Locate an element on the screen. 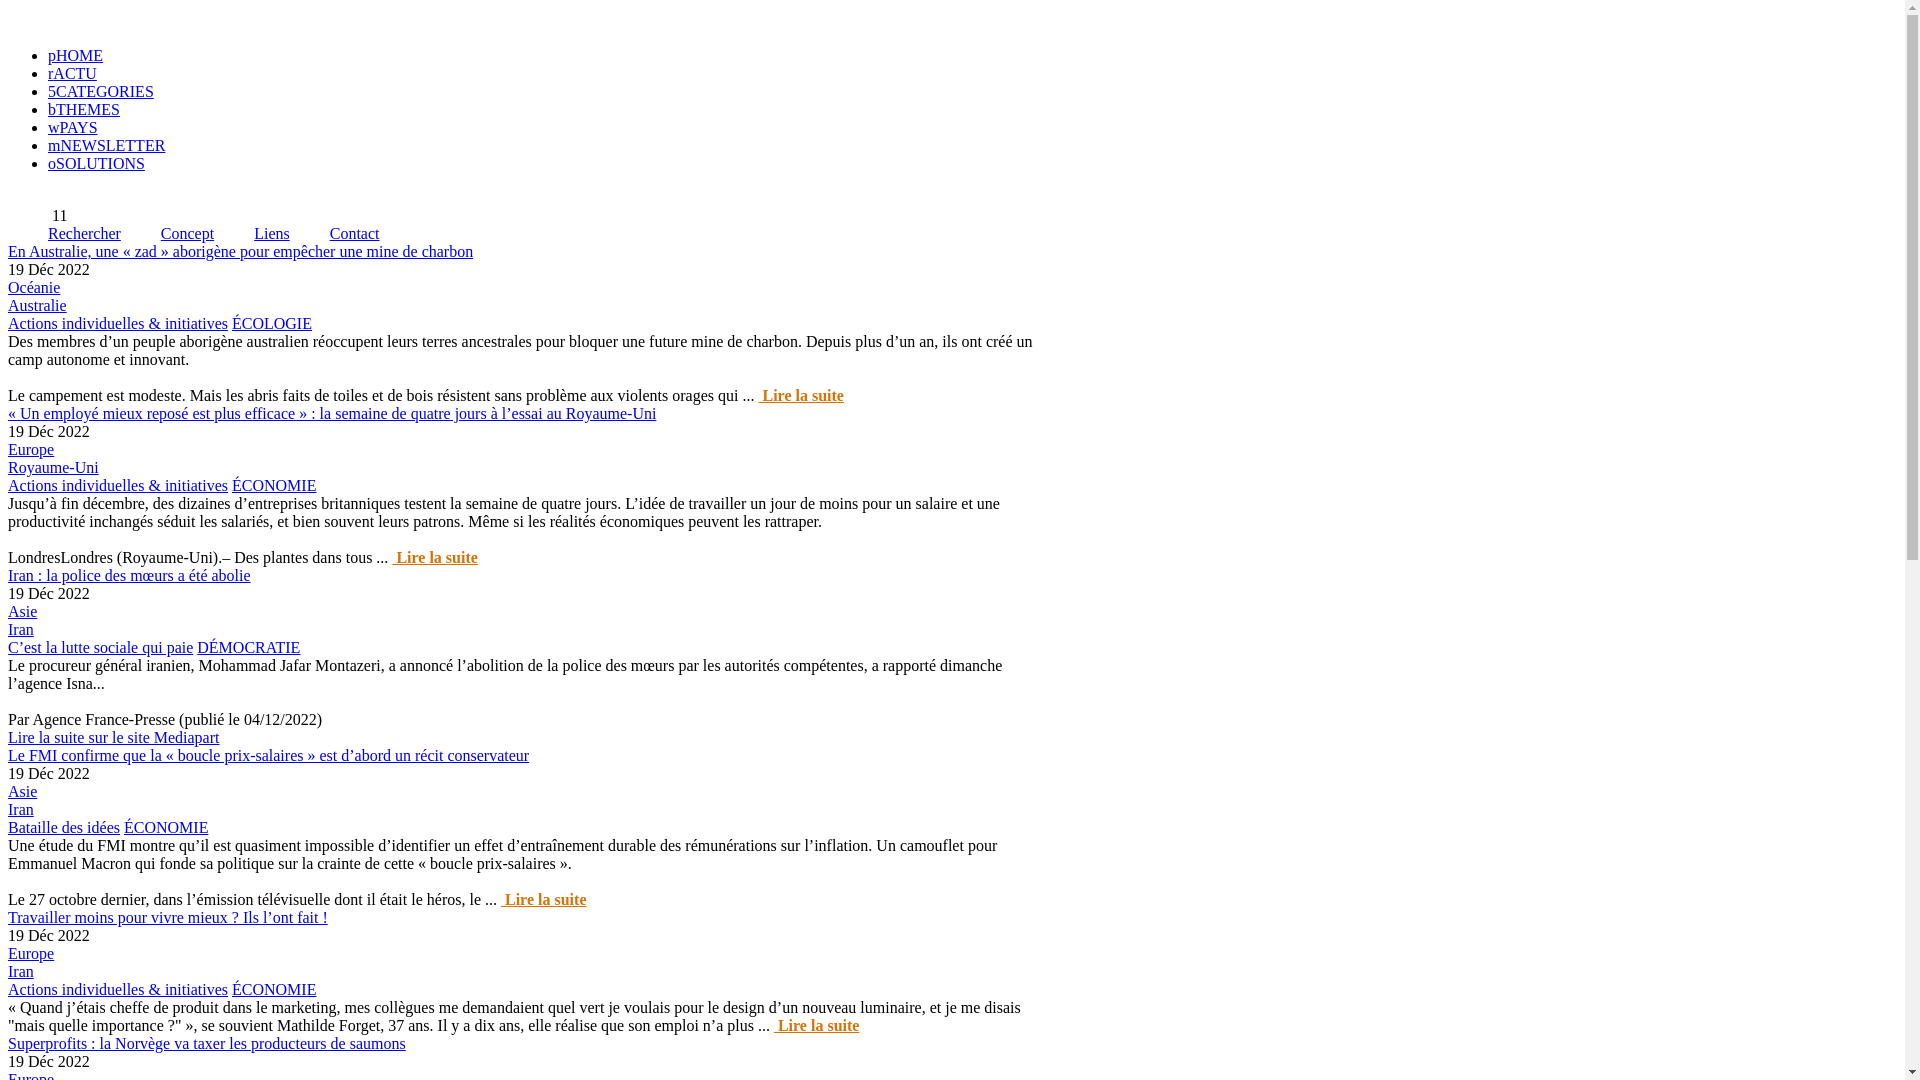  'pHOME' is located at coordinates (75, 54).